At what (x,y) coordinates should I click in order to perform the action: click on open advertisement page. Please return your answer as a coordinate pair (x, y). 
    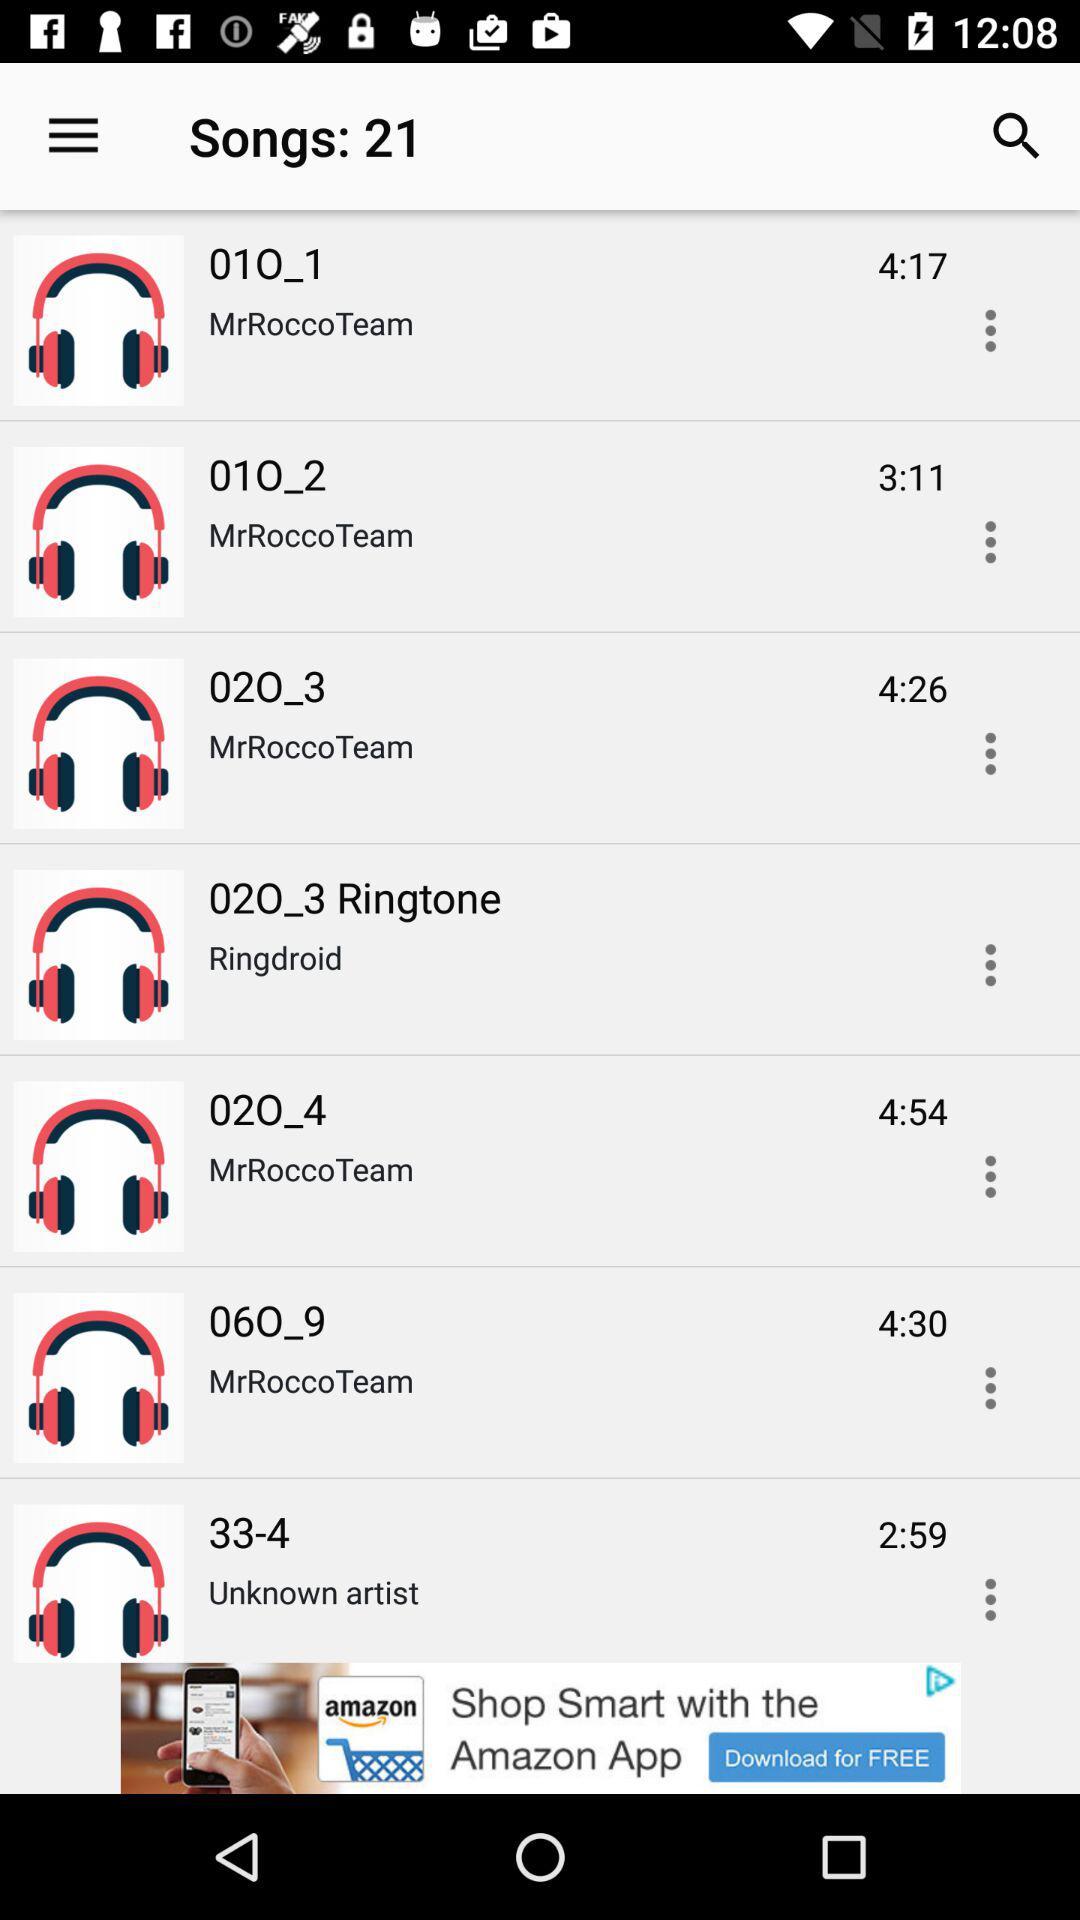
    Looking at the image, I should click on (540, 1727).